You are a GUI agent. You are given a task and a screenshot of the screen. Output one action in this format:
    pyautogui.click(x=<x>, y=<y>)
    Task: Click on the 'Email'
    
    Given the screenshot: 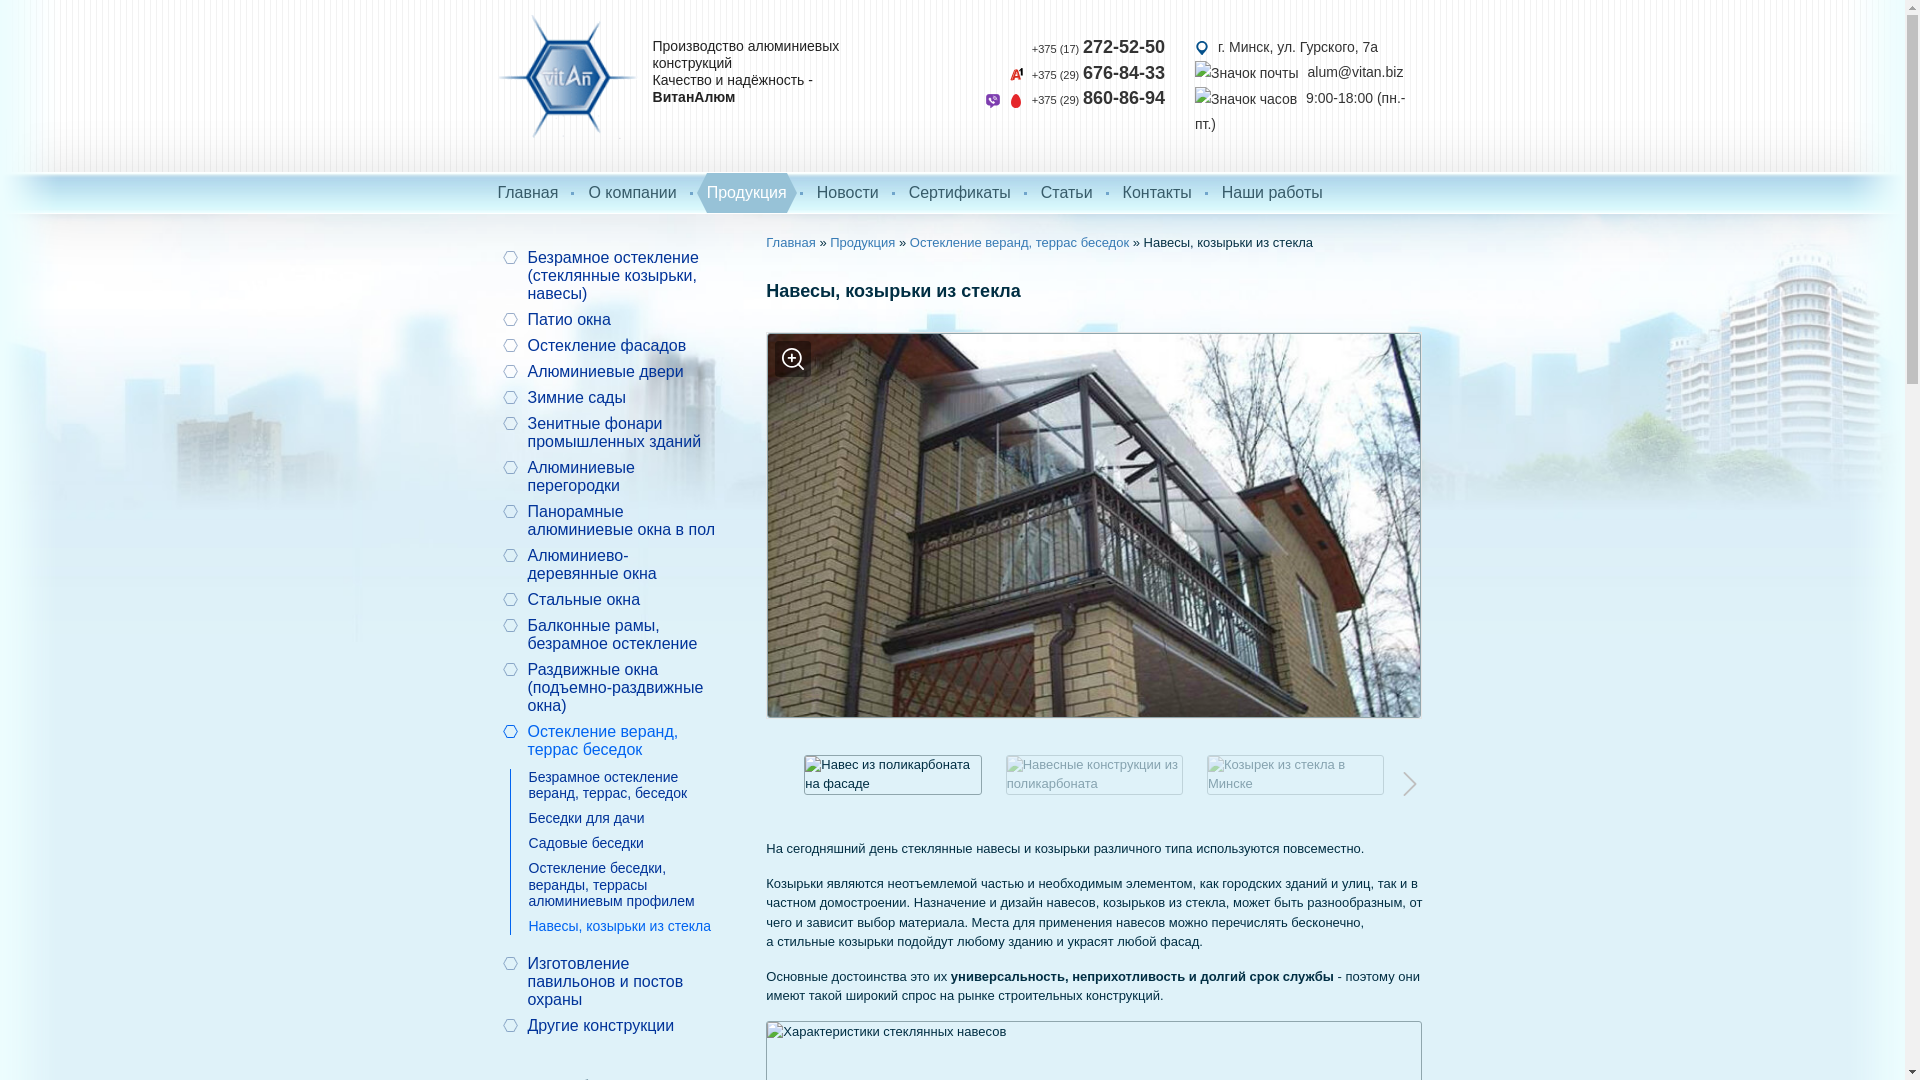 What is the action you would take?
    pyautogui.click(x=1246, y=72)
    